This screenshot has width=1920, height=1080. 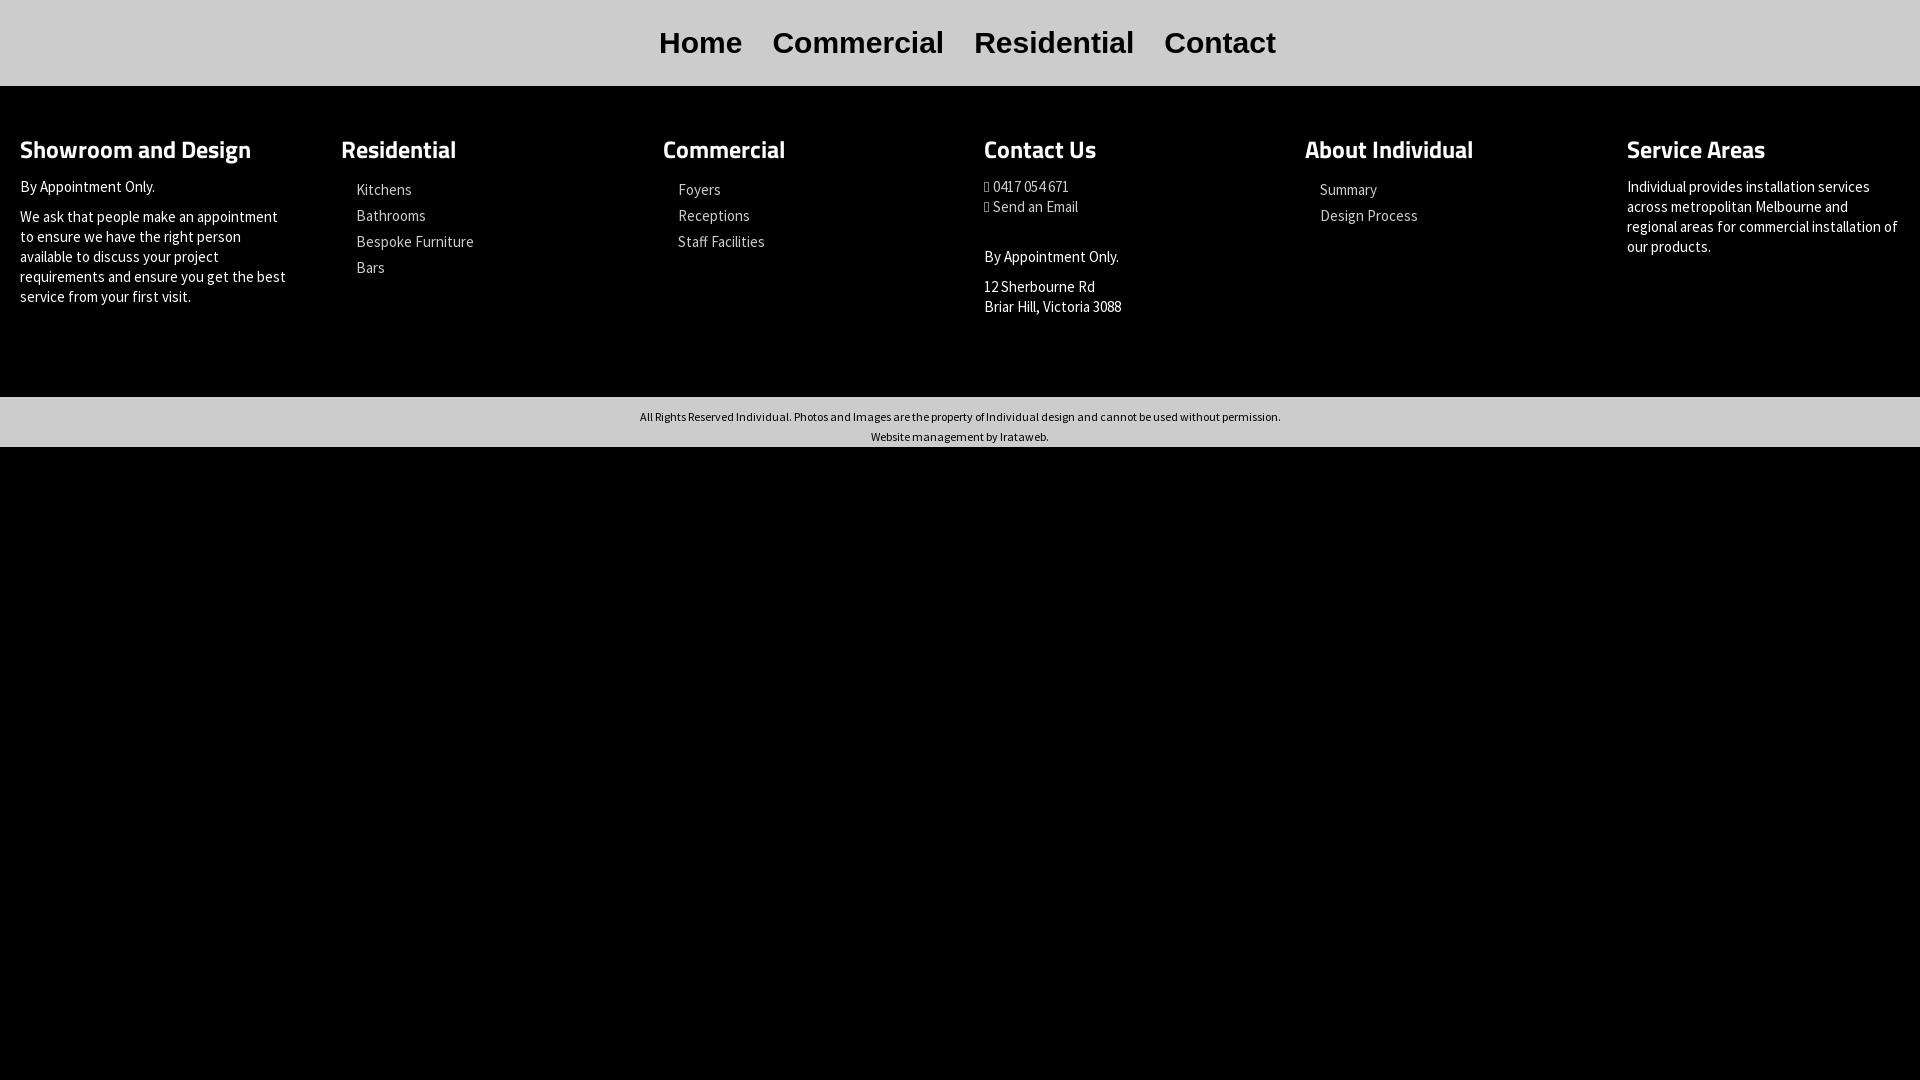 What do you see at coordinates (340, 266) in the screenshot?
I see `'Bars'` at bounding box center [340, 266].